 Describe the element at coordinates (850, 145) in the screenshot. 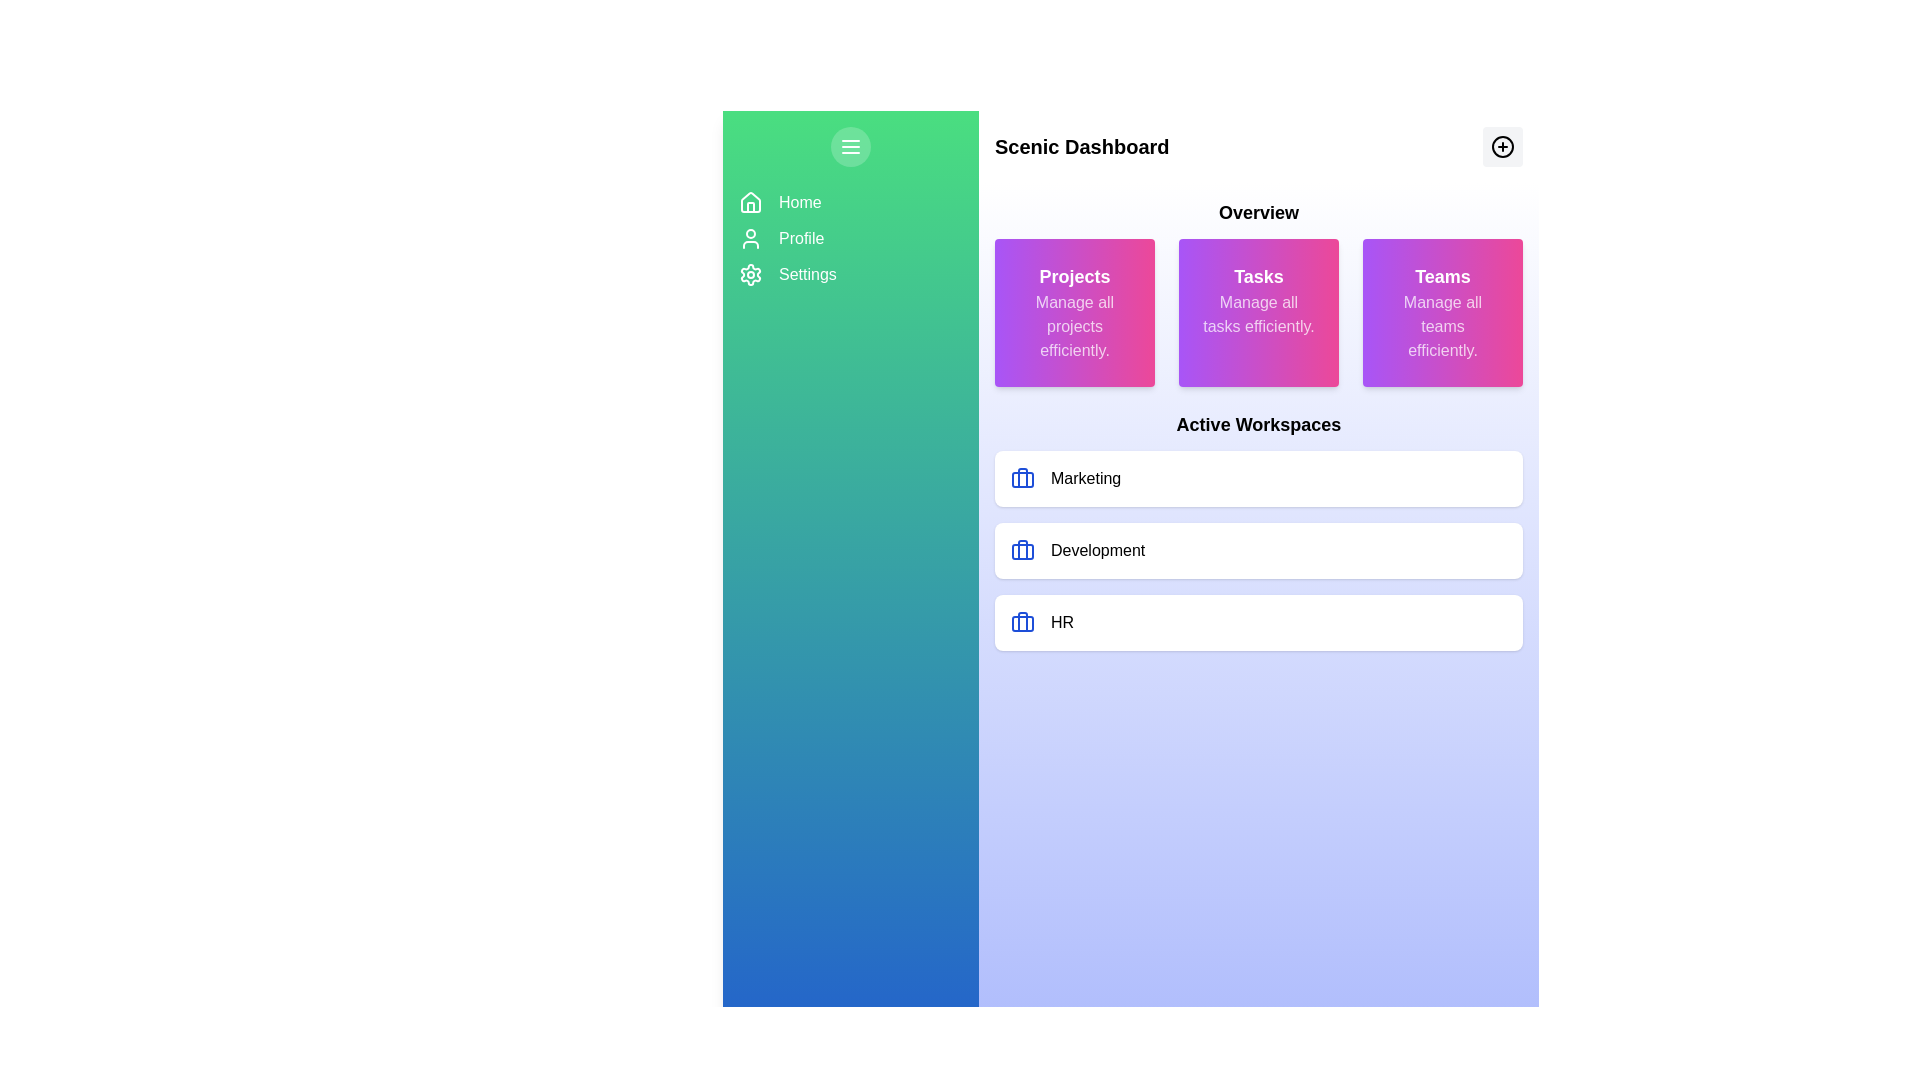

I see `the menu toggle button located near the top left in the sidebar region of the dashboard interface` at that location.